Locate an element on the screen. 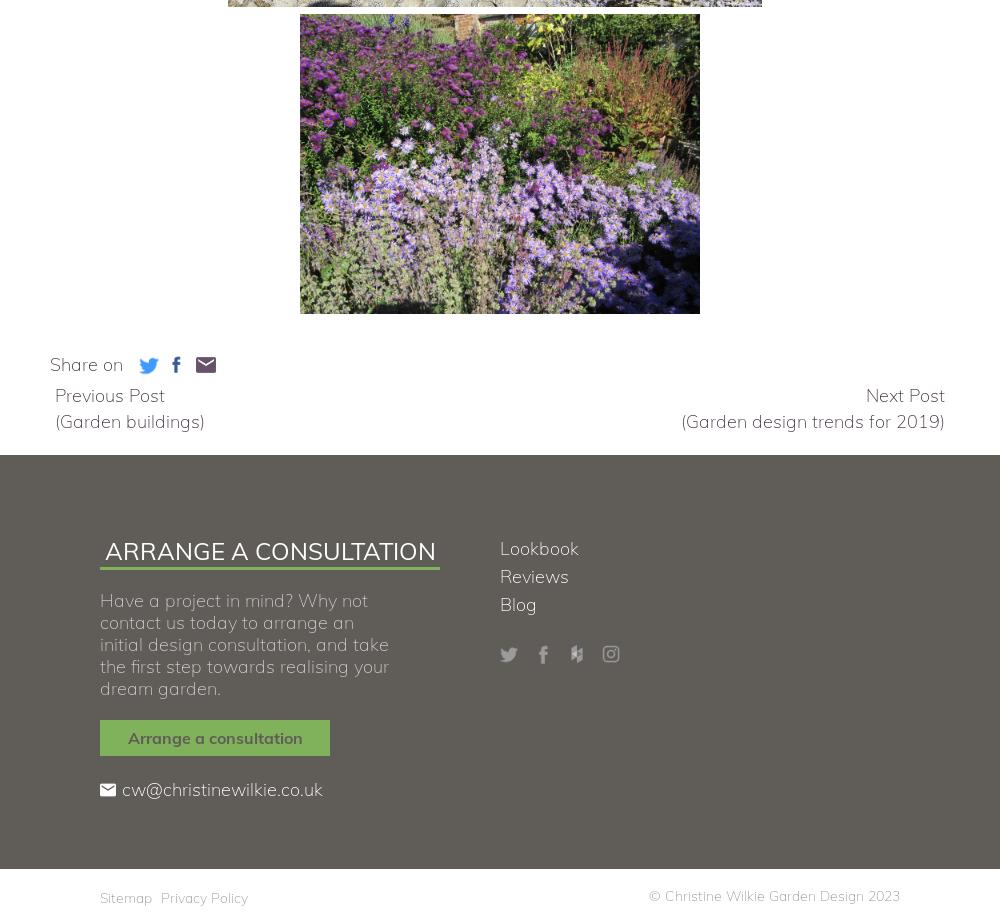 Image resolution: width=1000 pixels, height=923 pixels. 'Next Post' is located at coordinates (905, 395).